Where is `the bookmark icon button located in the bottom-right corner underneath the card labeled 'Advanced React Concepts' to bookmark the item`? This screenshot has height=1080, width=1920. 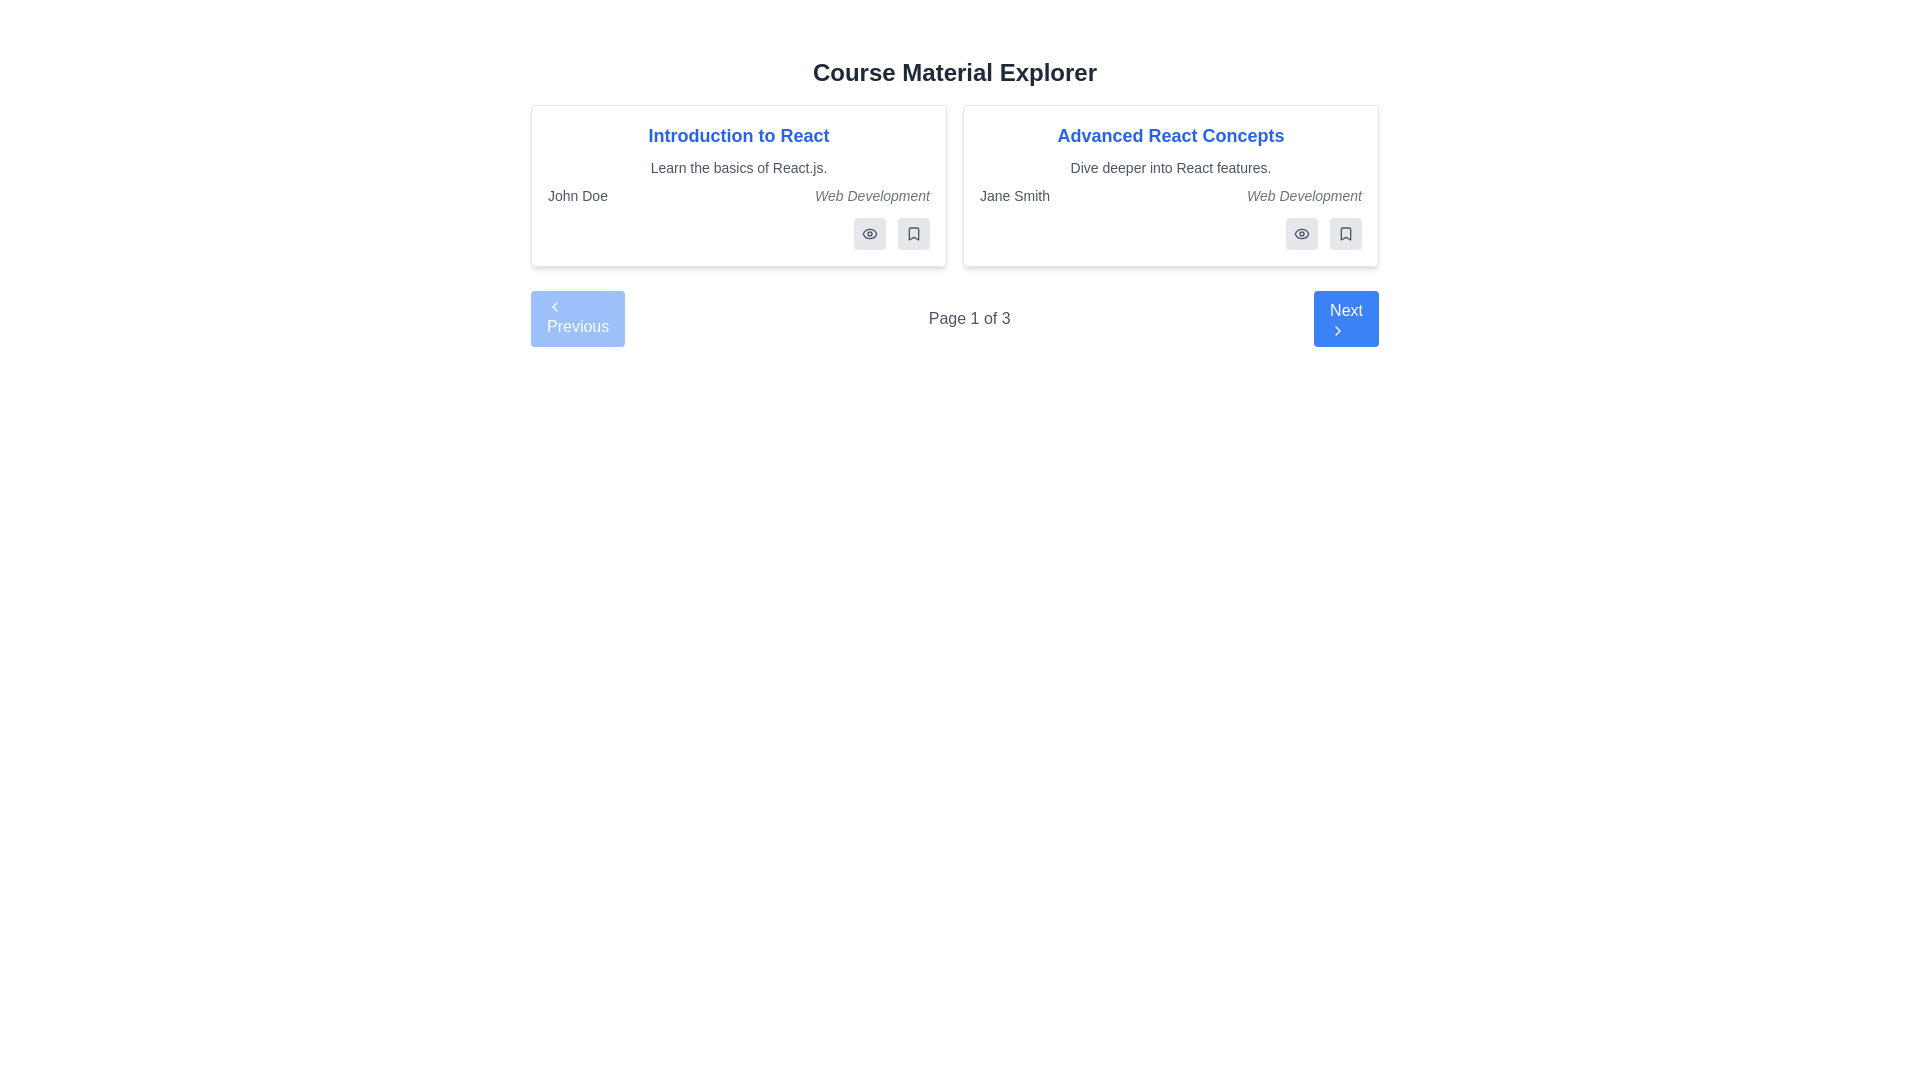
the bookmark icon button located in the bottom-right corner underneath the card labeled 'Advanced React Concepts' to bookmark the item is located at coordinates (1345, 233).